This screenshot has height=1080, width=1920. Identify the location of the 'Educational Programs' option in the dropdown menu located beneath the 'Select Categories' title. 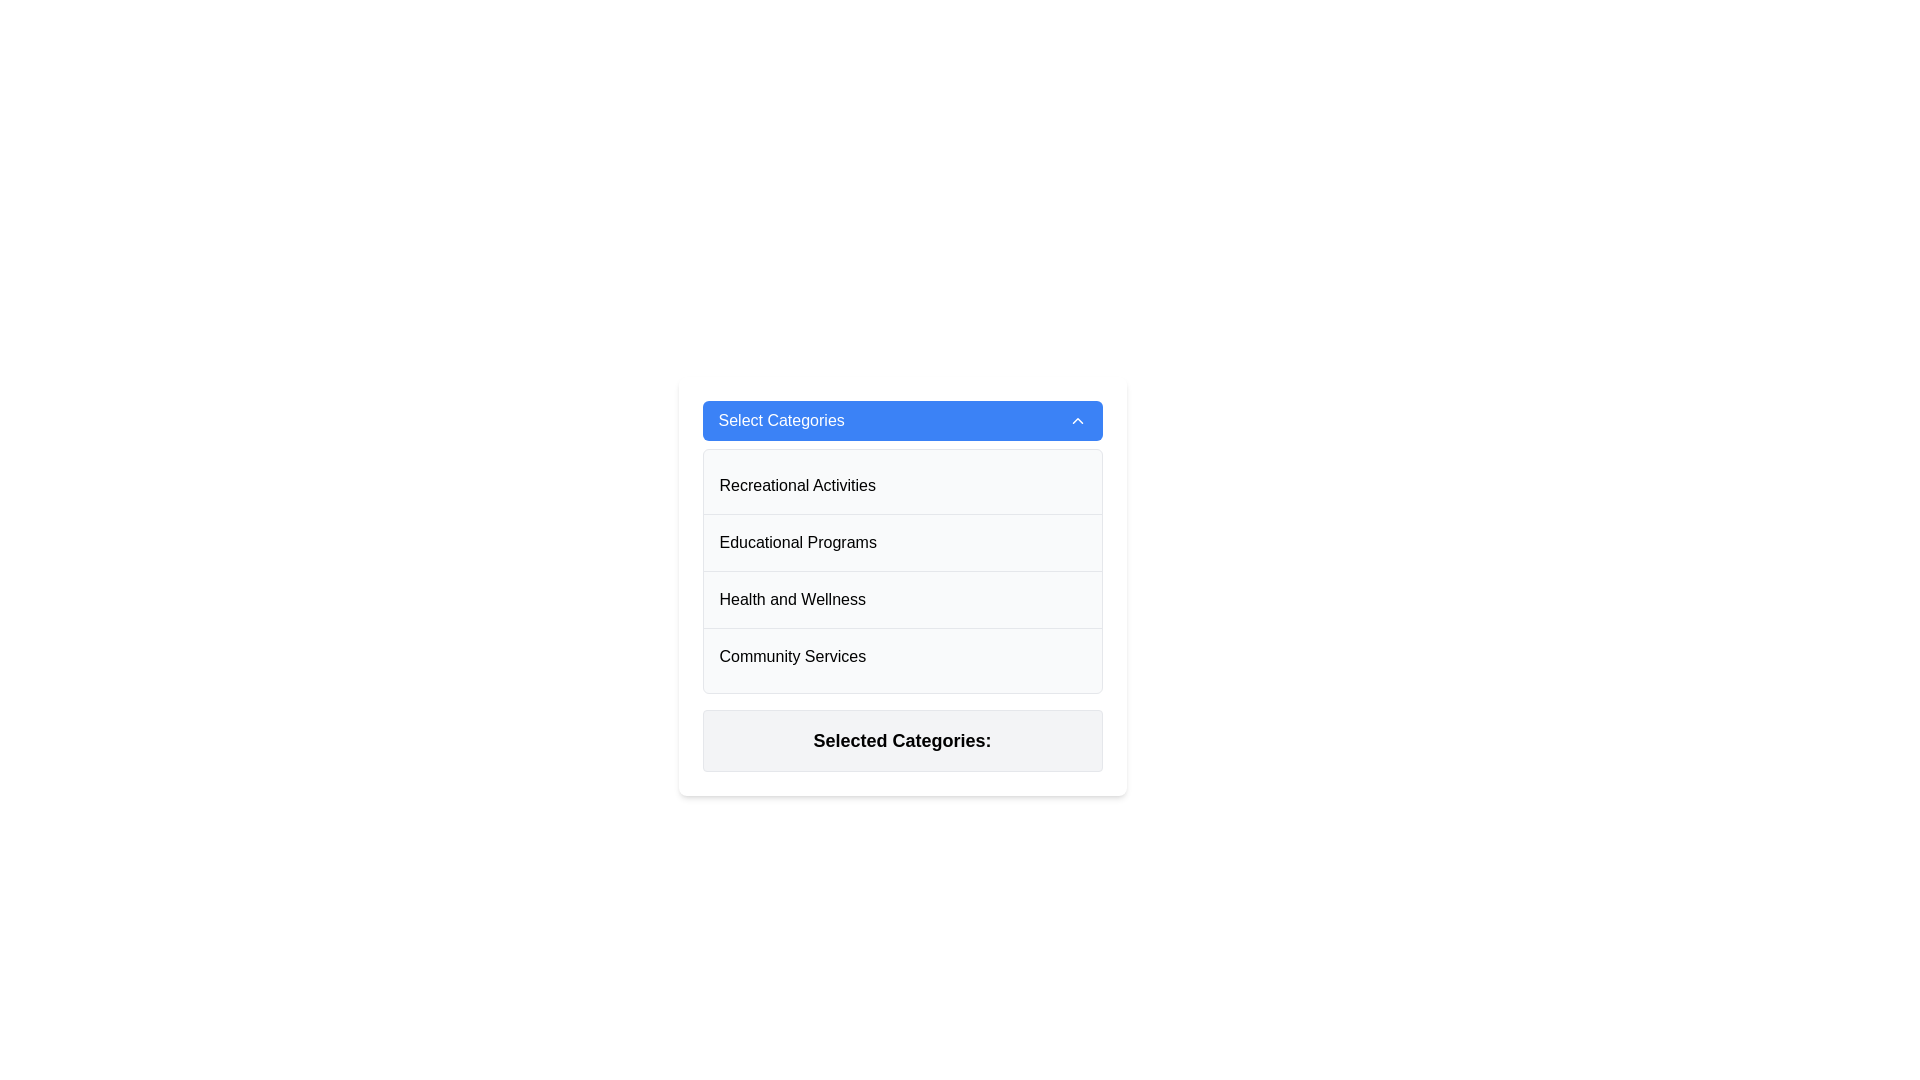
(797, 543).